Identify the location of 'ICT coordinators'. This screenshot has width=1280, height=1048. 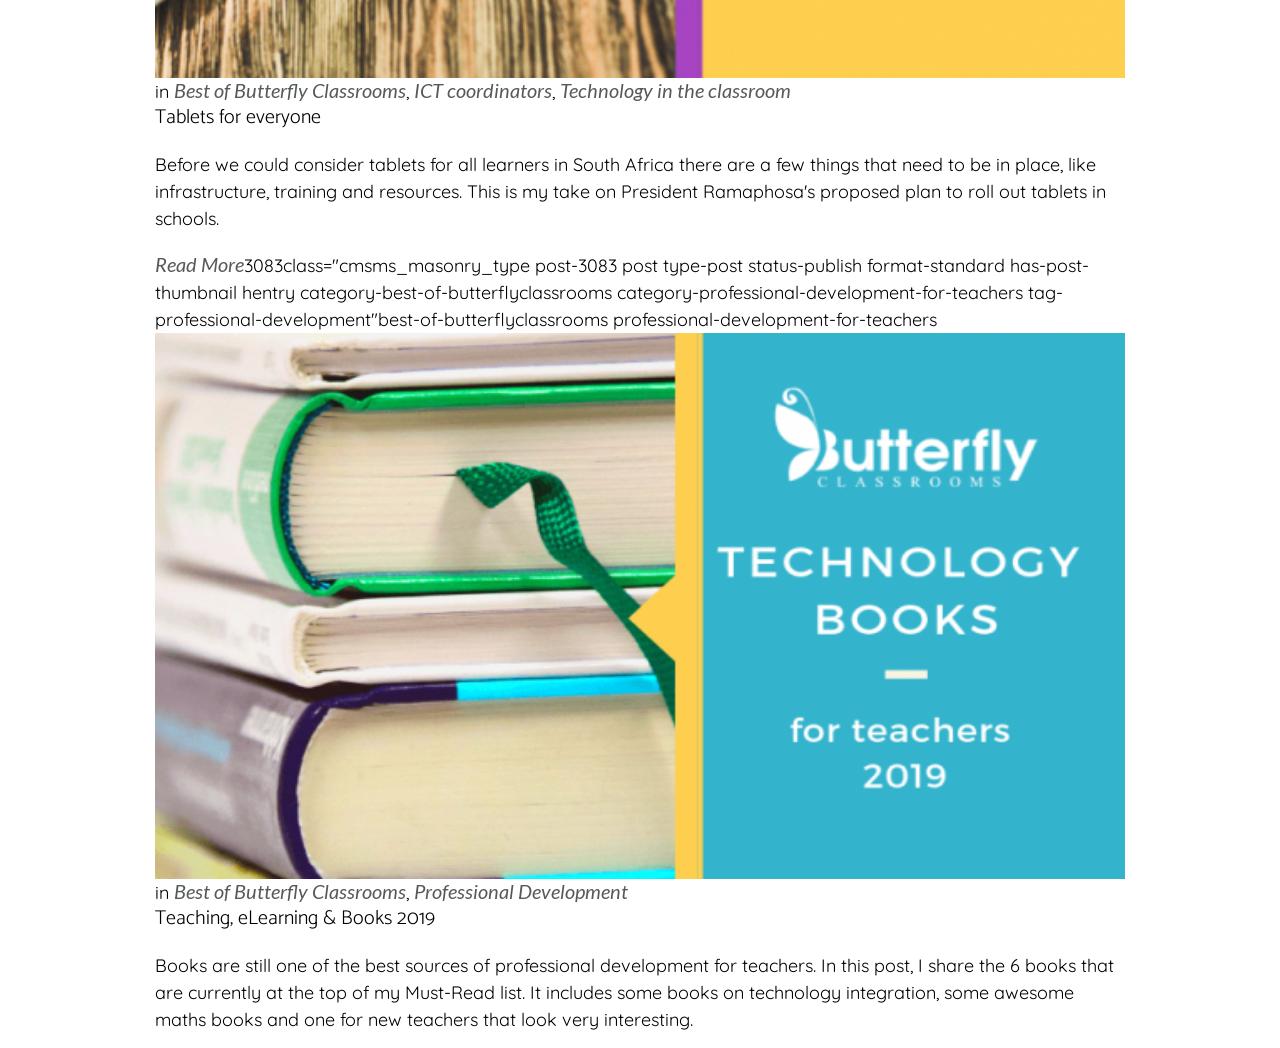
(482, 89).